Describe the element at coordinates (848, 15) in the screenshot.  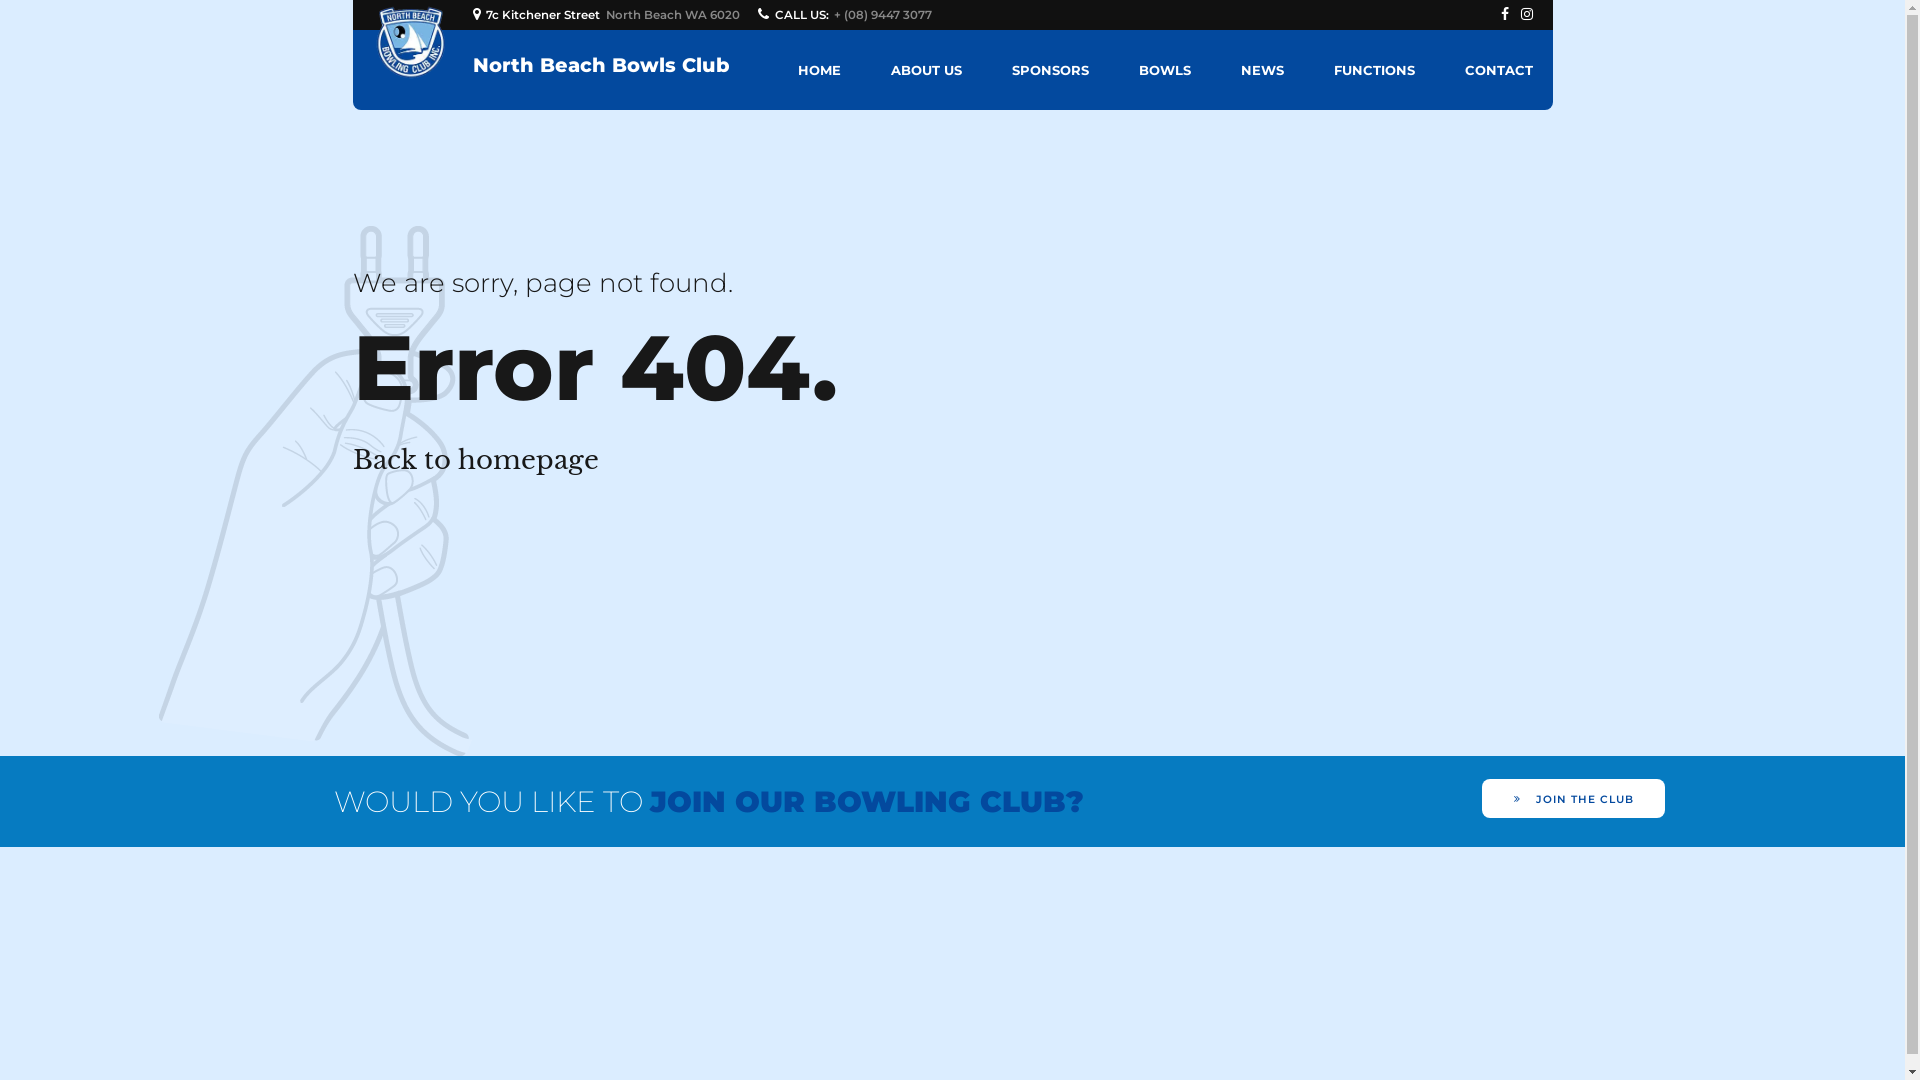
I see `'CALL US:` at that location.